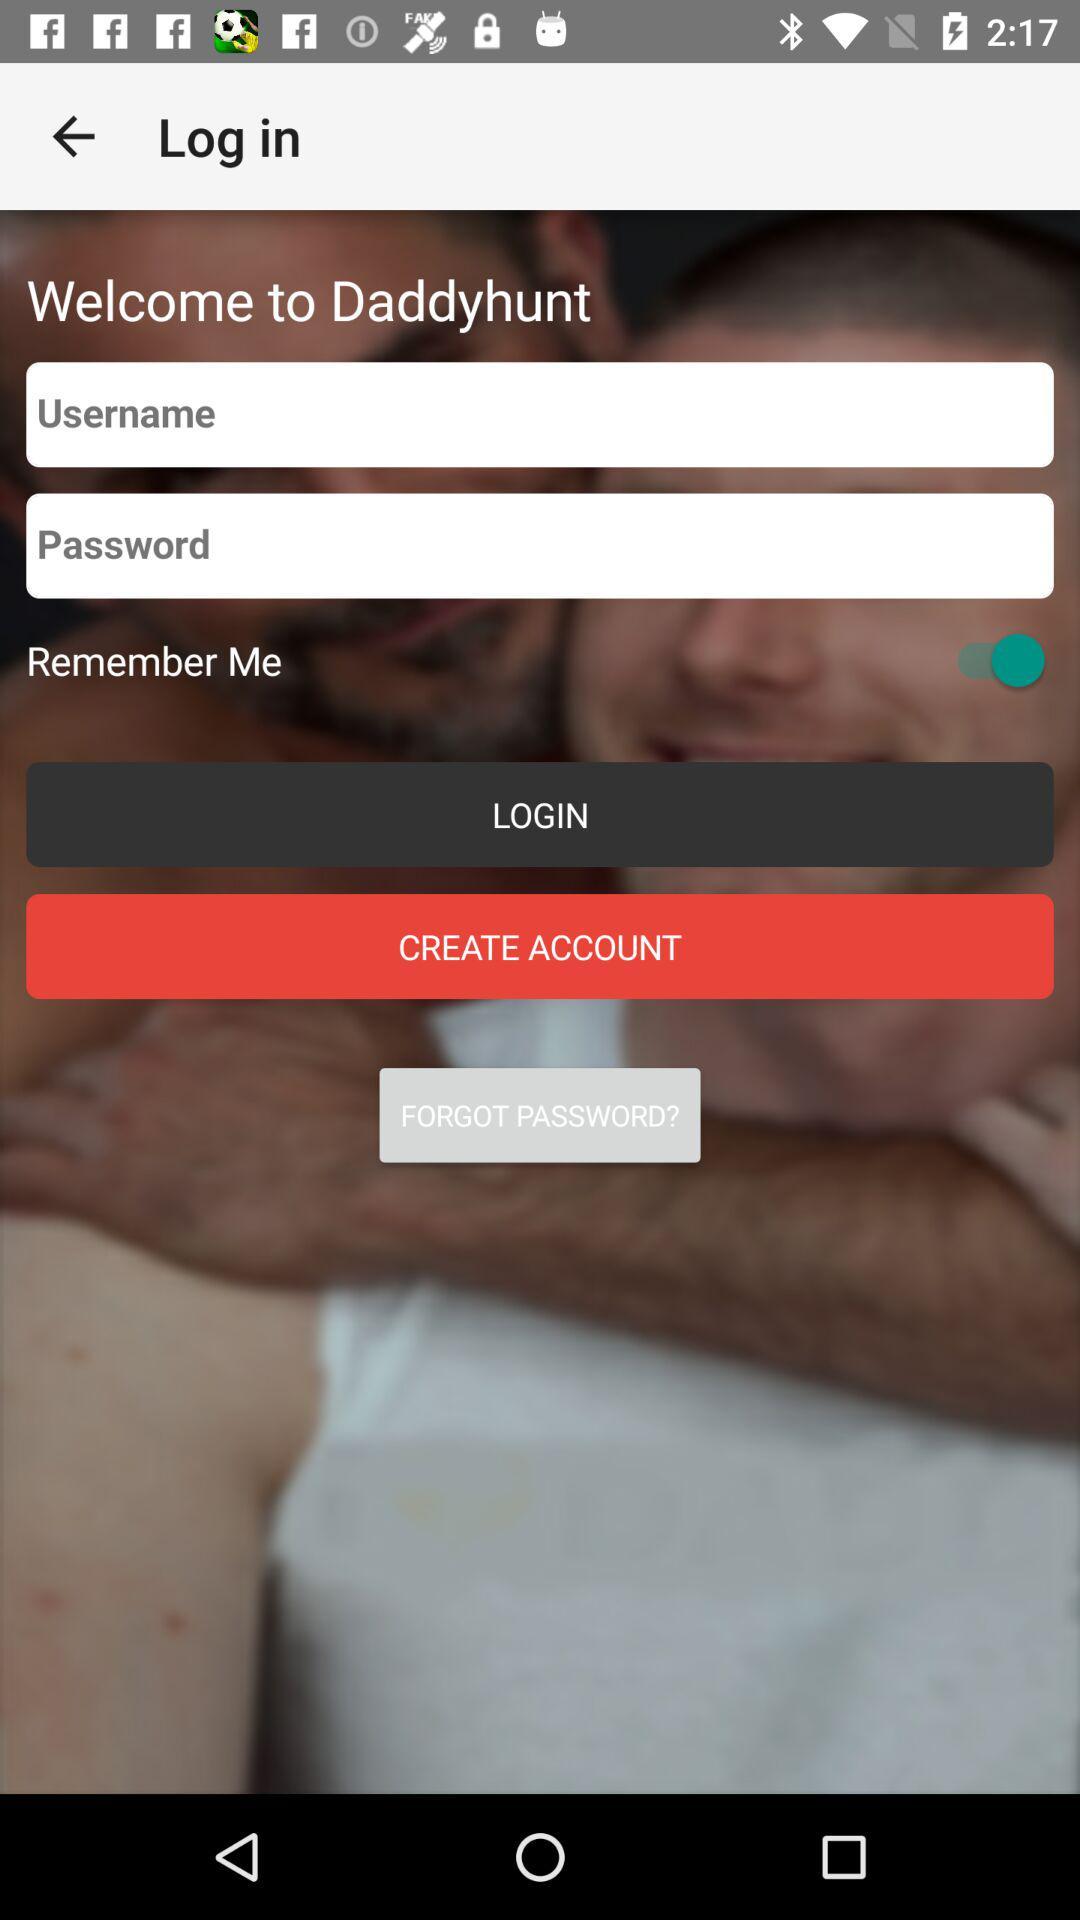 The height and width of the screenshot is (1920, 1080). I want to click on icon below the create account, so click(540, 1114).